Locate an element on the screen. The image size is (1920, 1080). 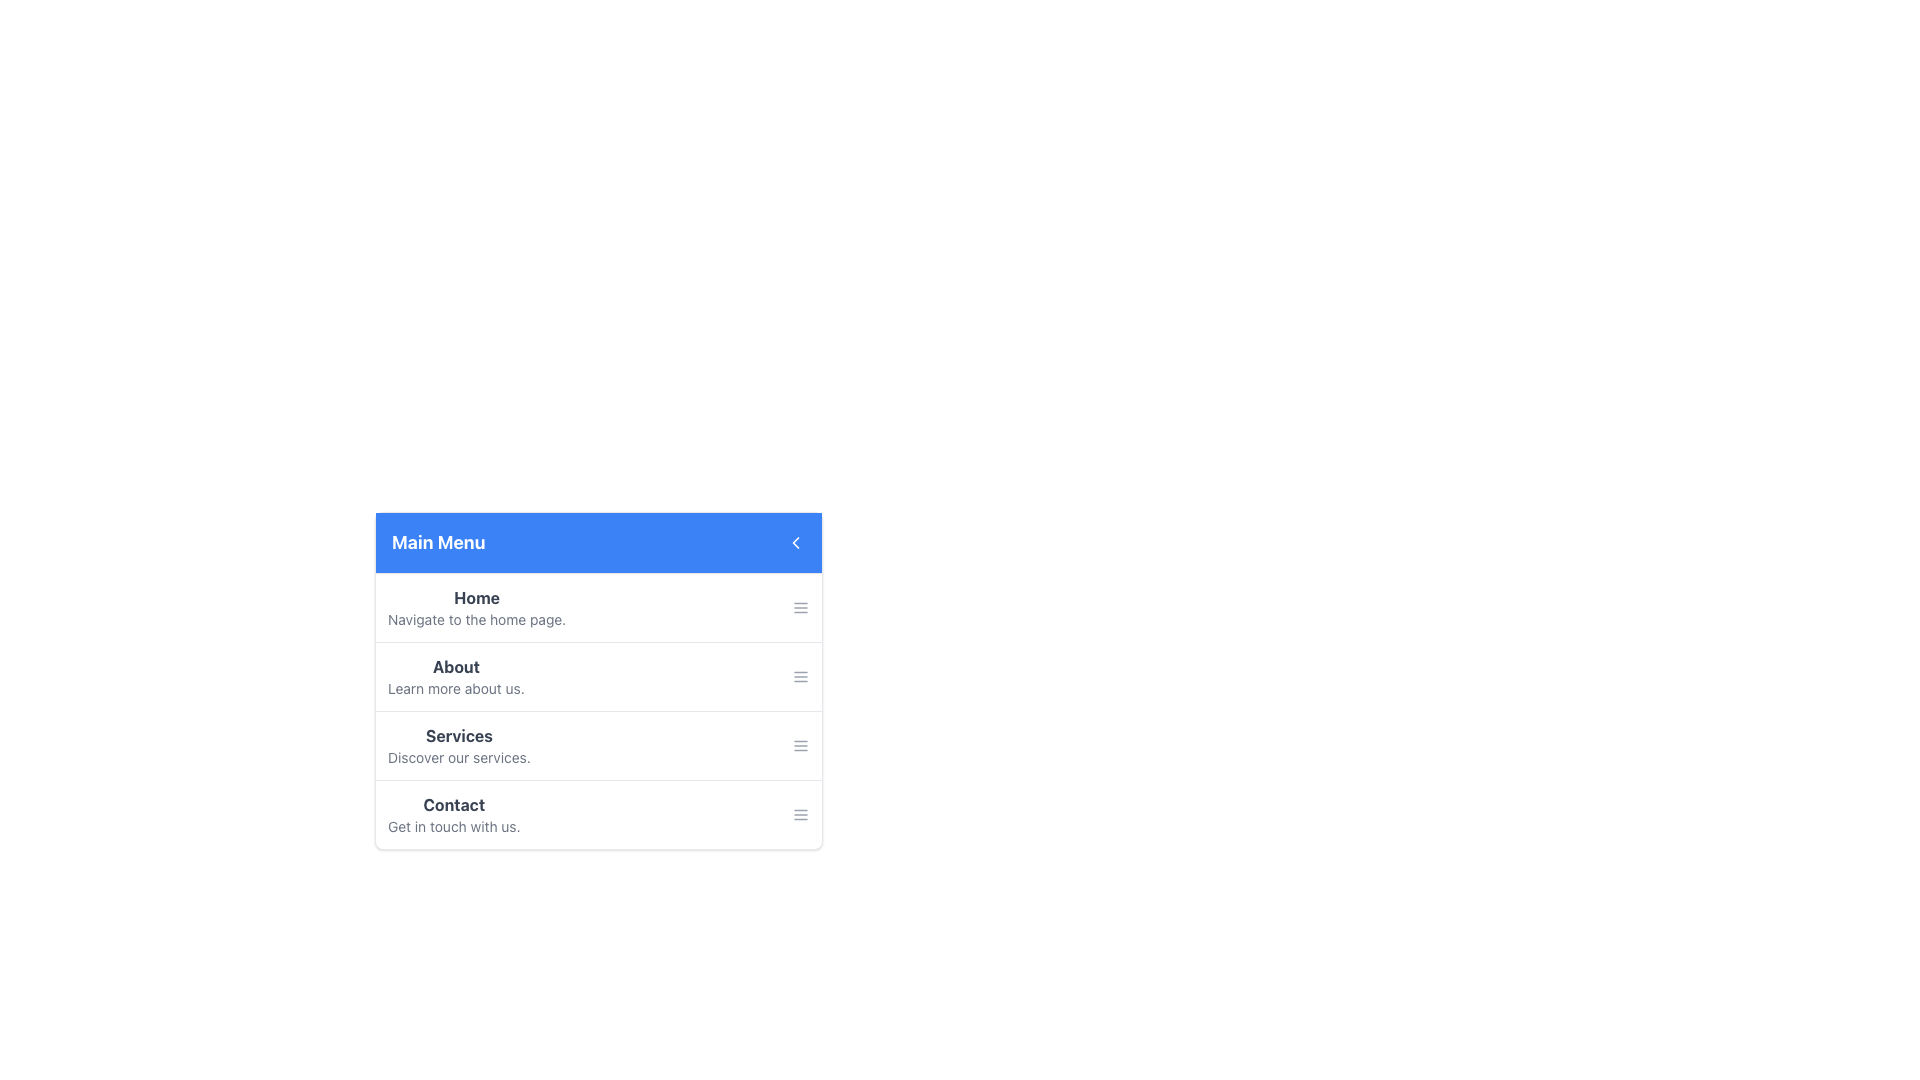
text snippet that says 'Discover our services.' located beneath the 'Services' title in the menu component is located at coordinates (458, 758).